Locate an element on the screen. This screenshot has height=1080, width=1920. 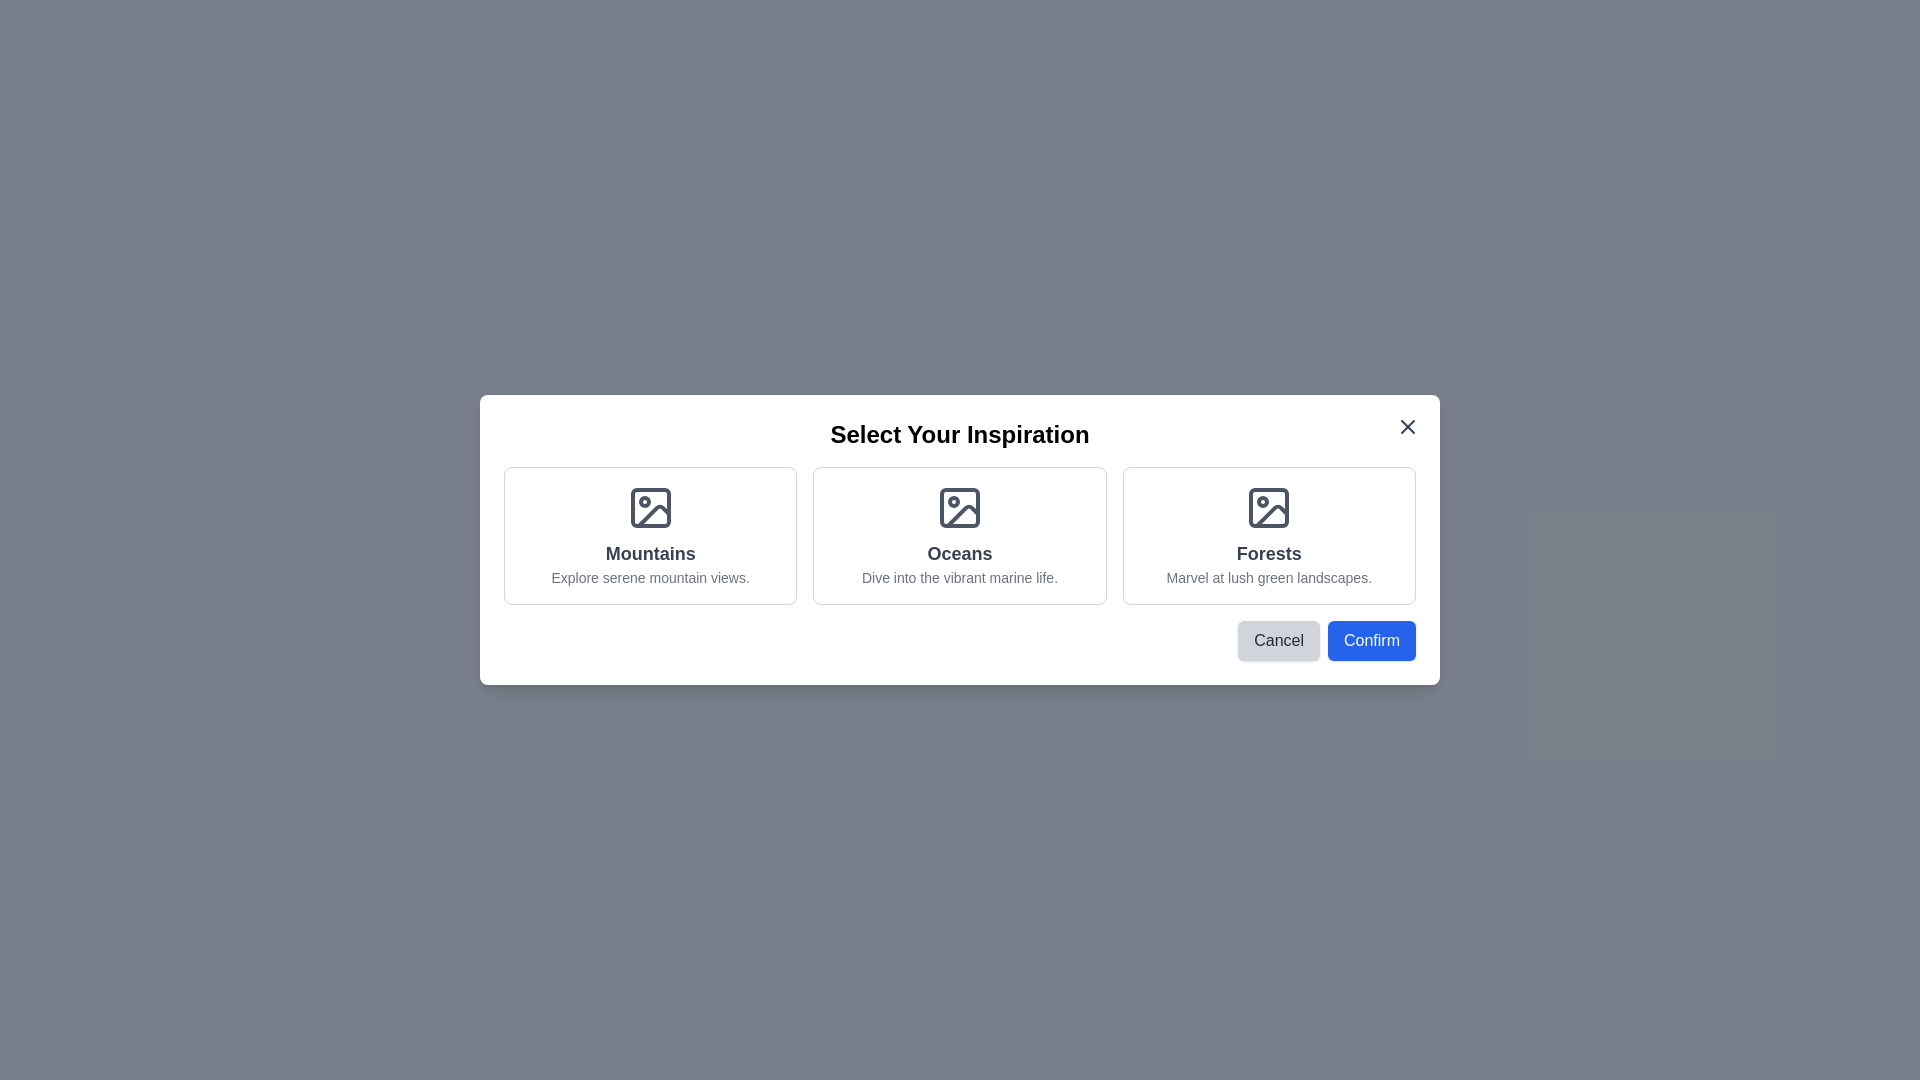
the blue 'Confirm' button with white text is located at coordinates (1371, 640).